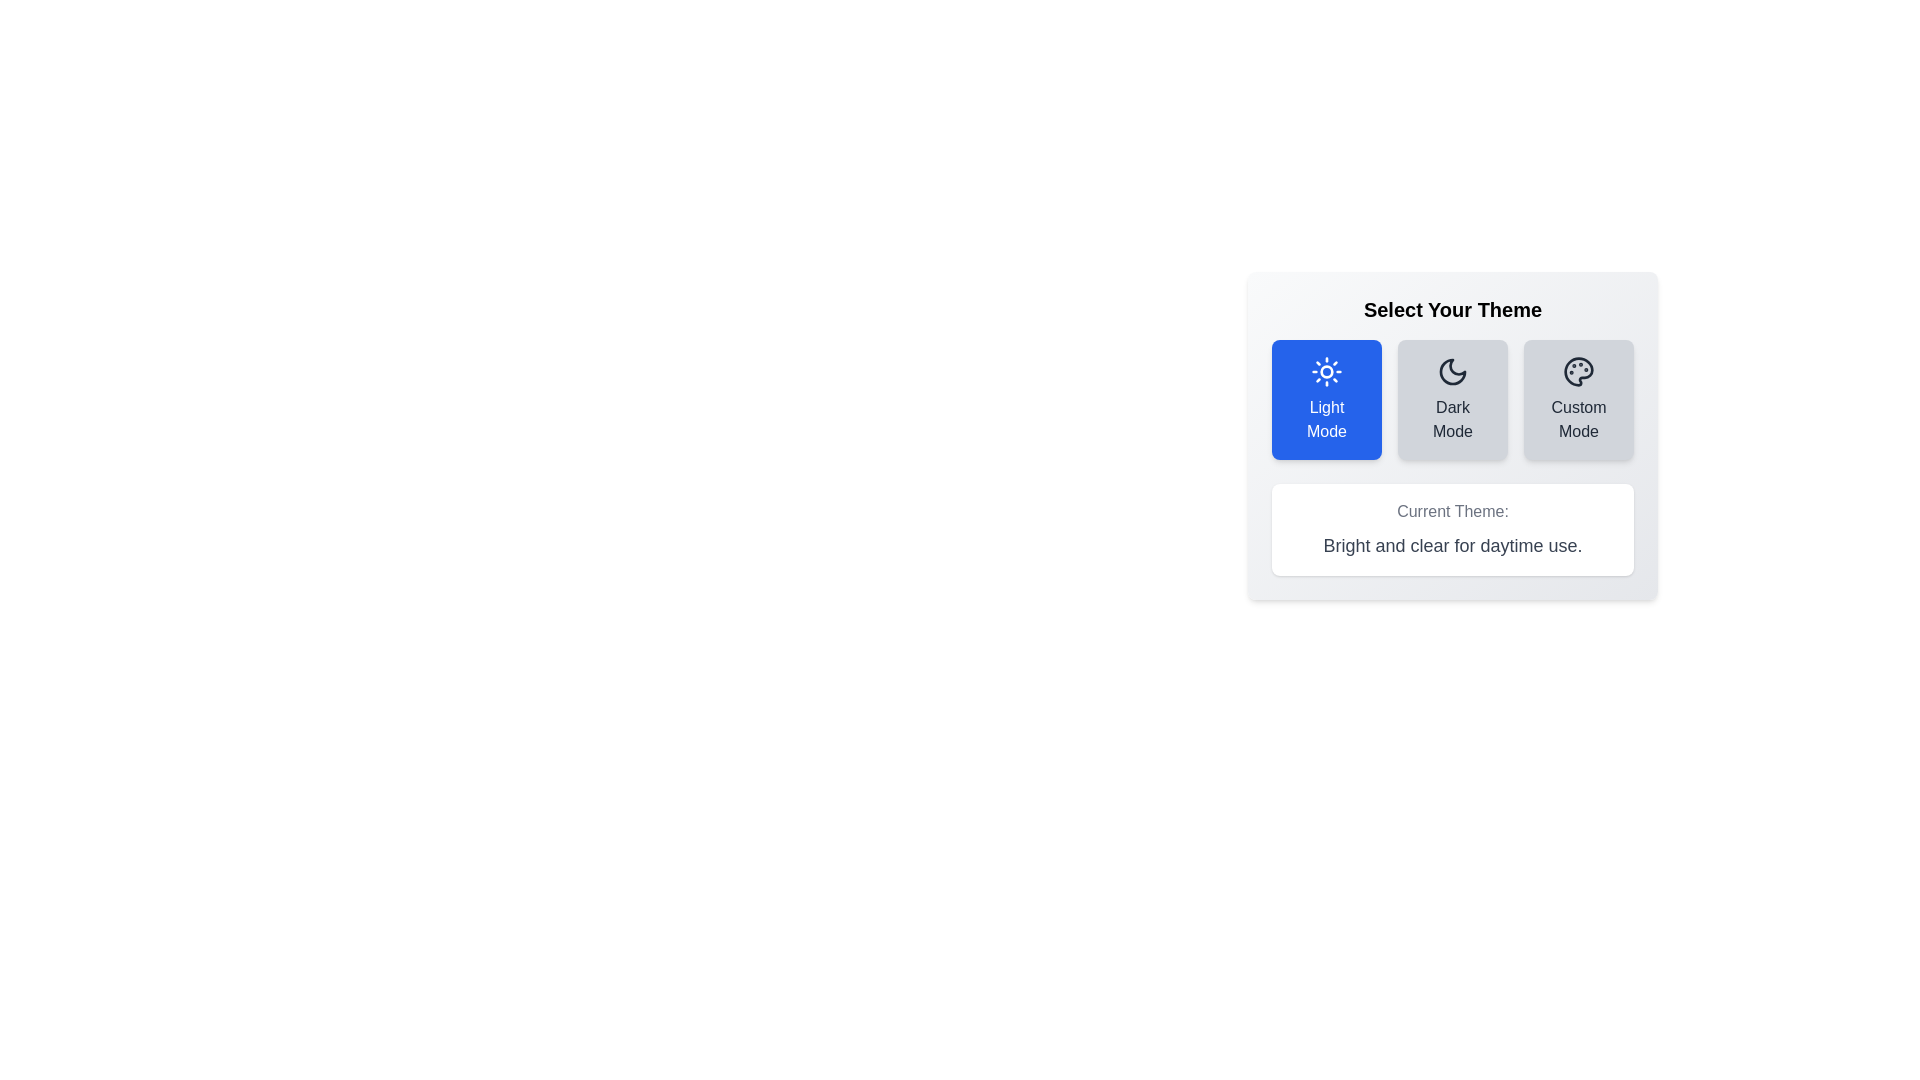 This screenshot has height=1080, width=1920. What do you see at coordinates (1578, 400) in the screenshot?
I see `the button corresponding to Custom Mode theme` at bounding box center [1578, 400].